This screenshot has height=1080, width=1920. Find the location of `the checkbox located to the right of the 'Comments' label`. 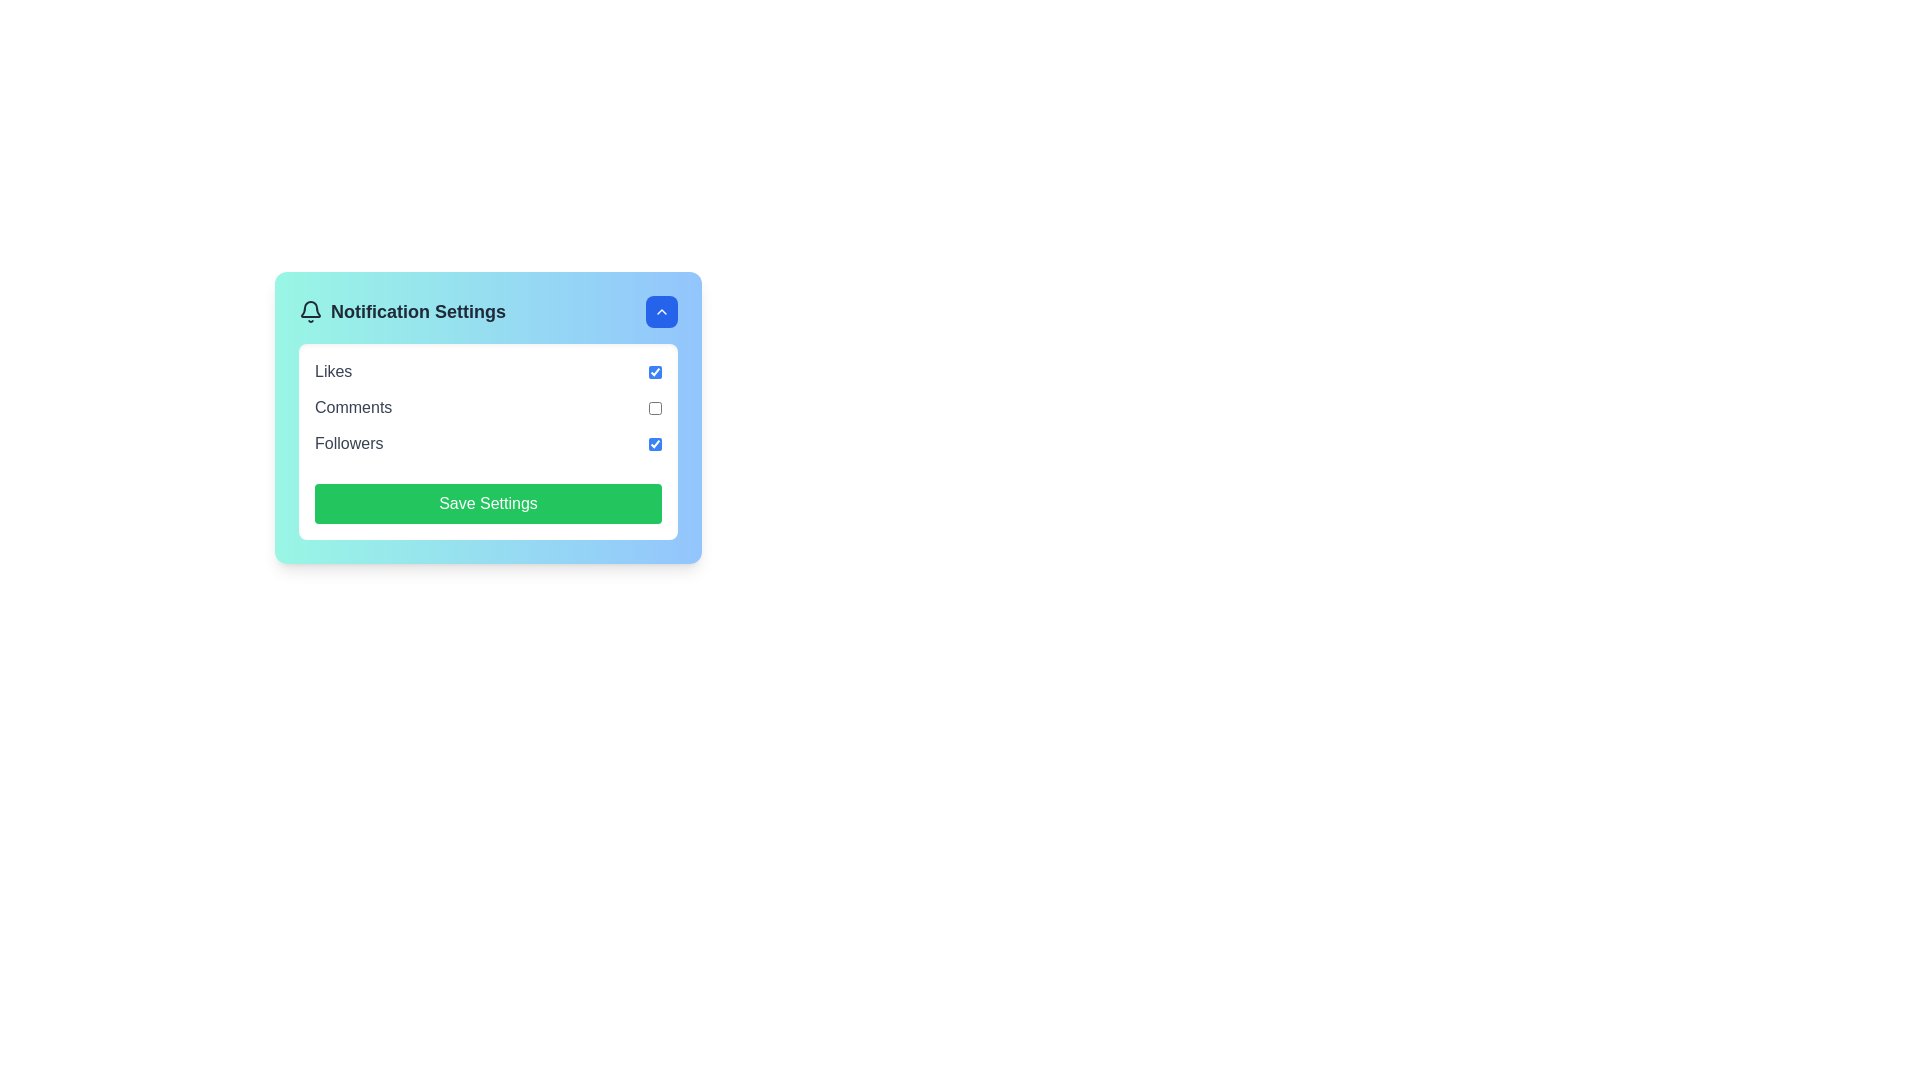

the checkbox located to the right of the 'Comments' label is located at coordinates (655, 407).